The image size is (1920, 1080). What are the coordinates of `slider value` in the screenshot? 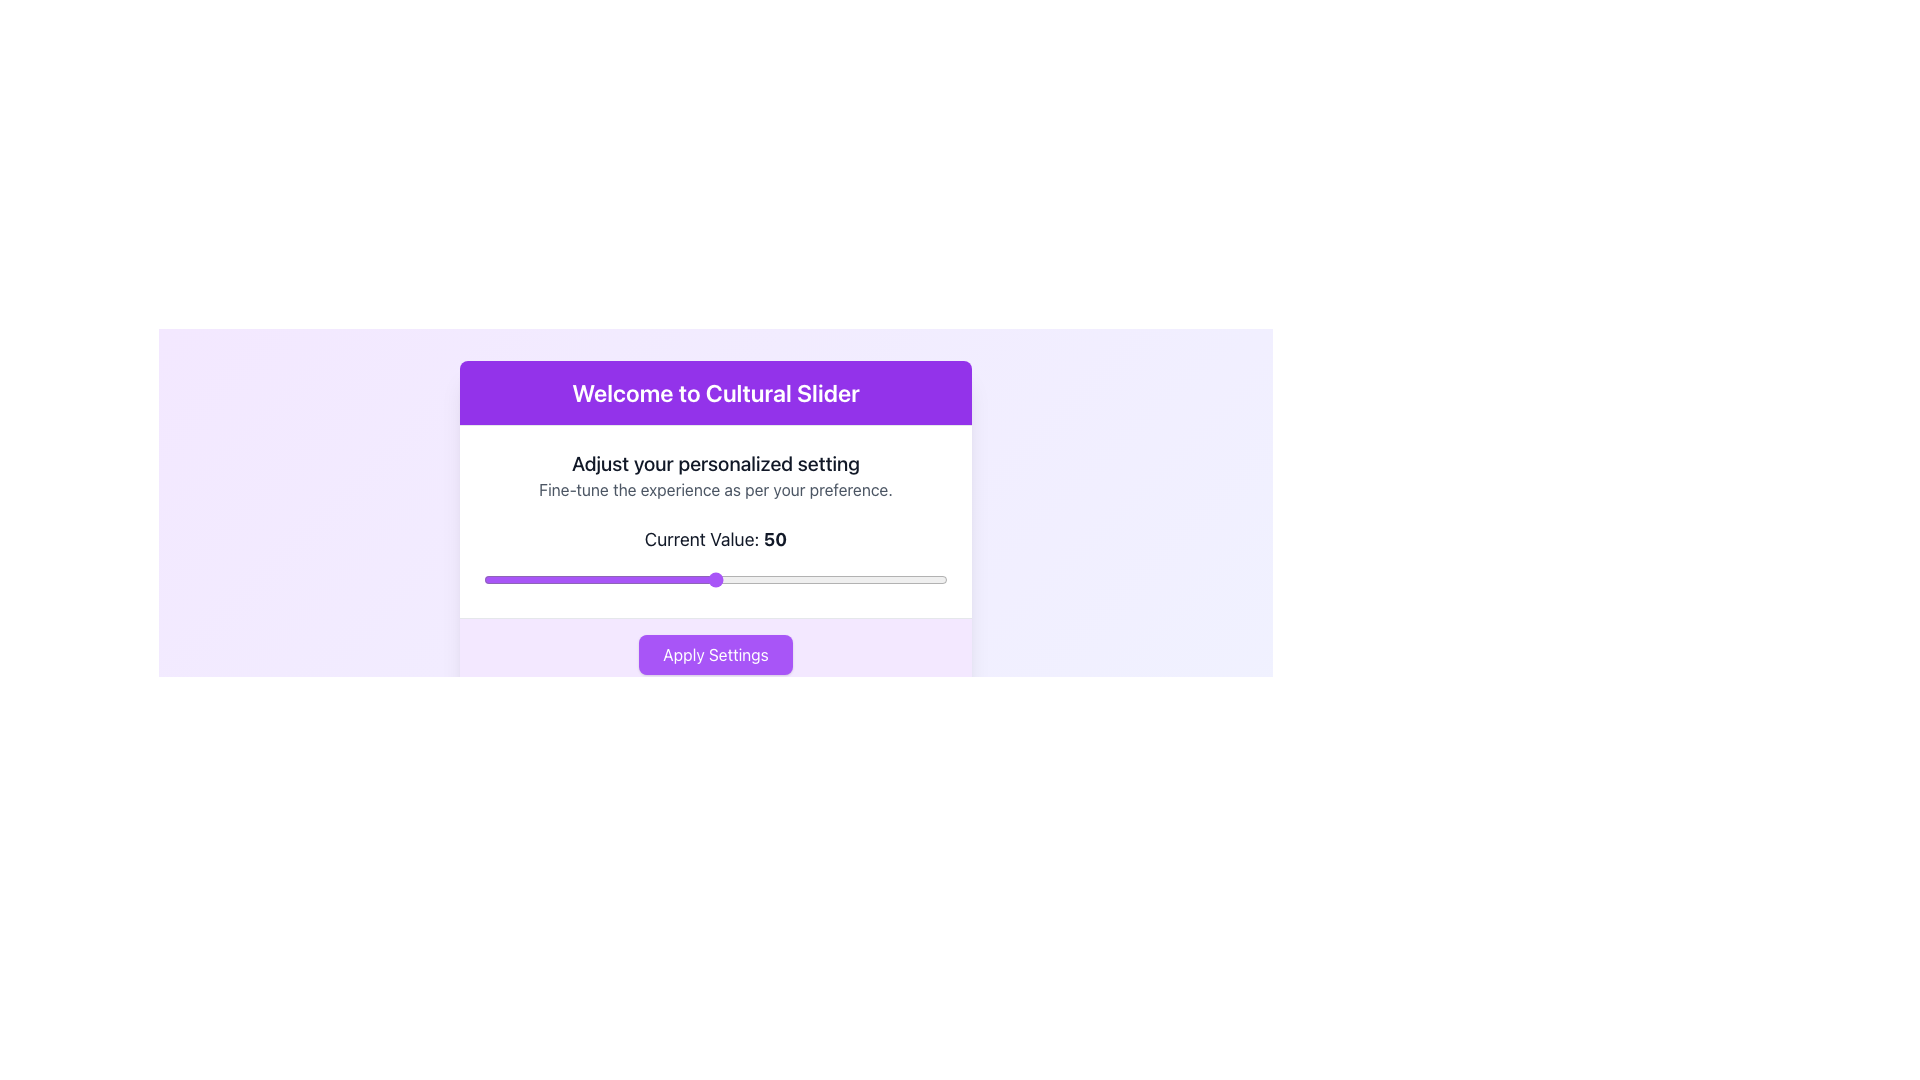 It's located at (484, 579).